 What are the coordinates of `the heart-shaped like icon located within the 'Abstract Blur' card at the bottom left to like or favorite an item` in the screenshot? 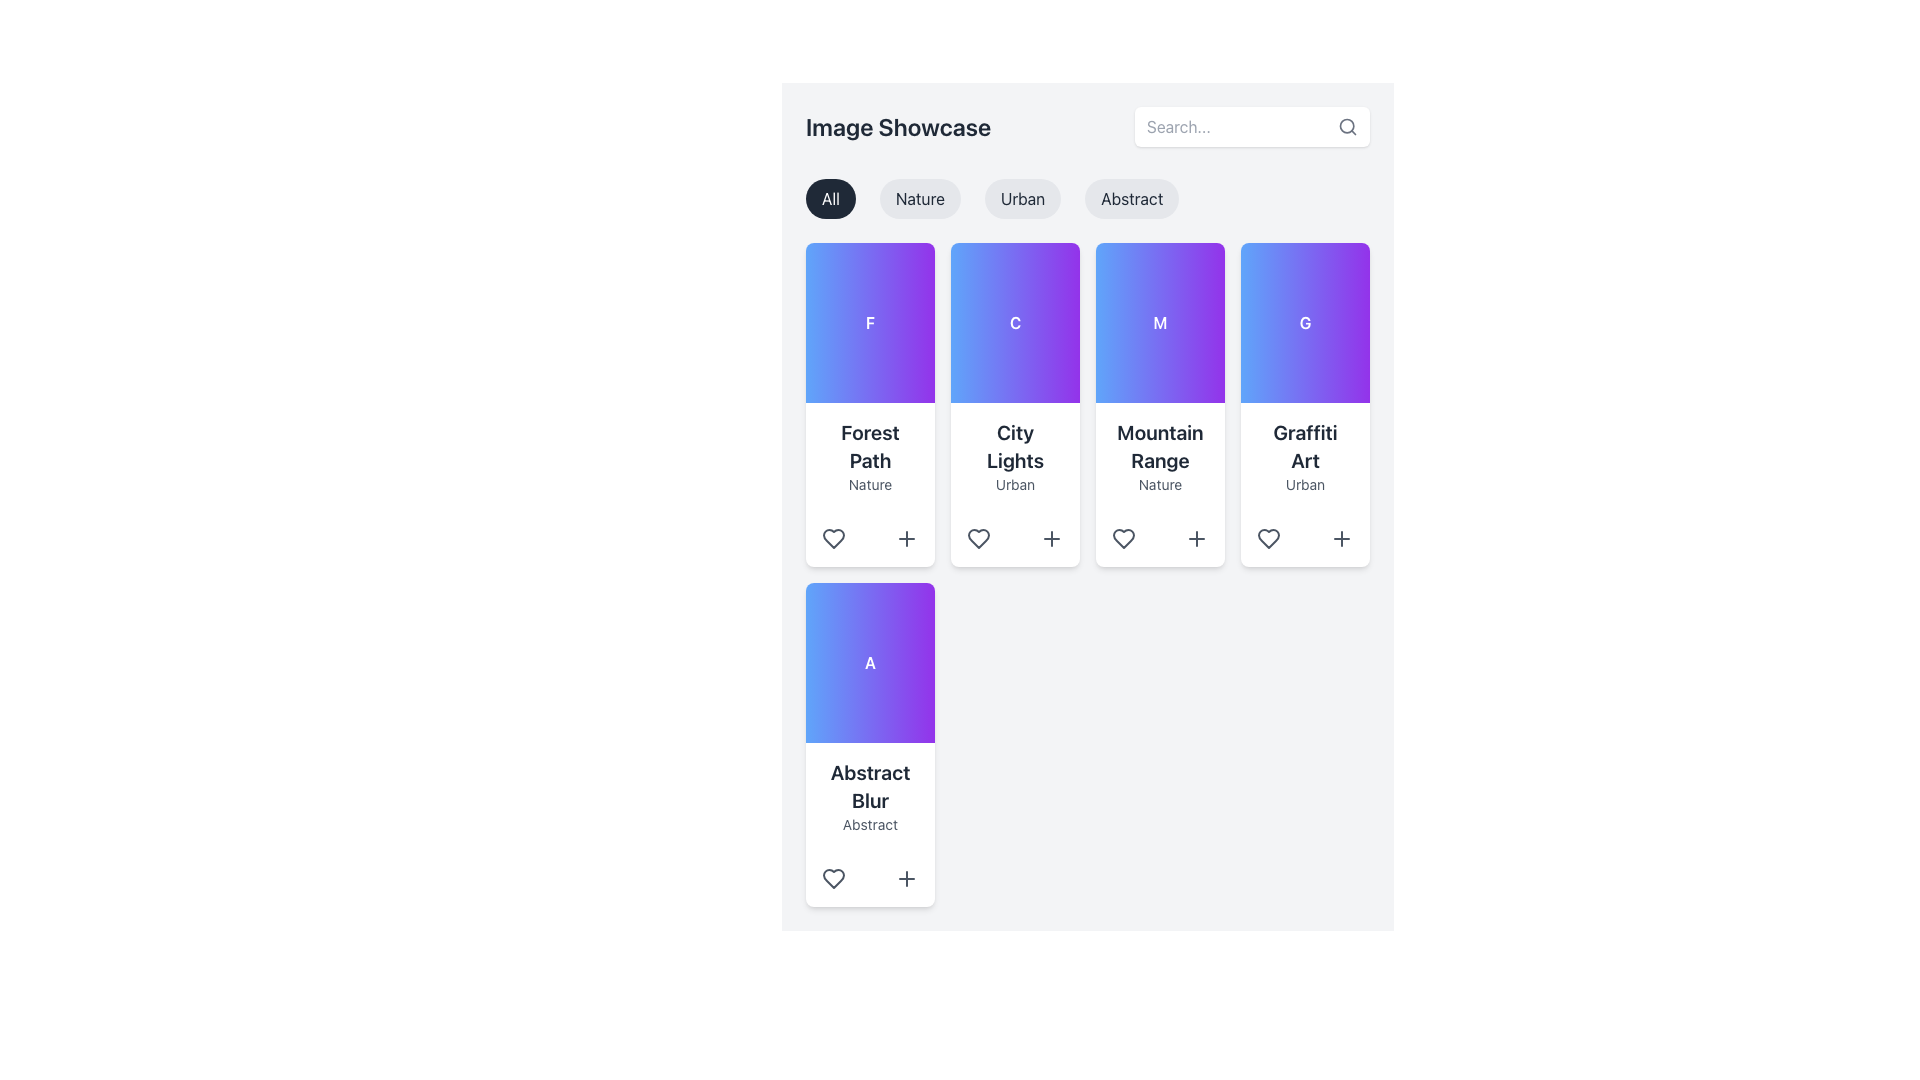 It's located at (834, 878).